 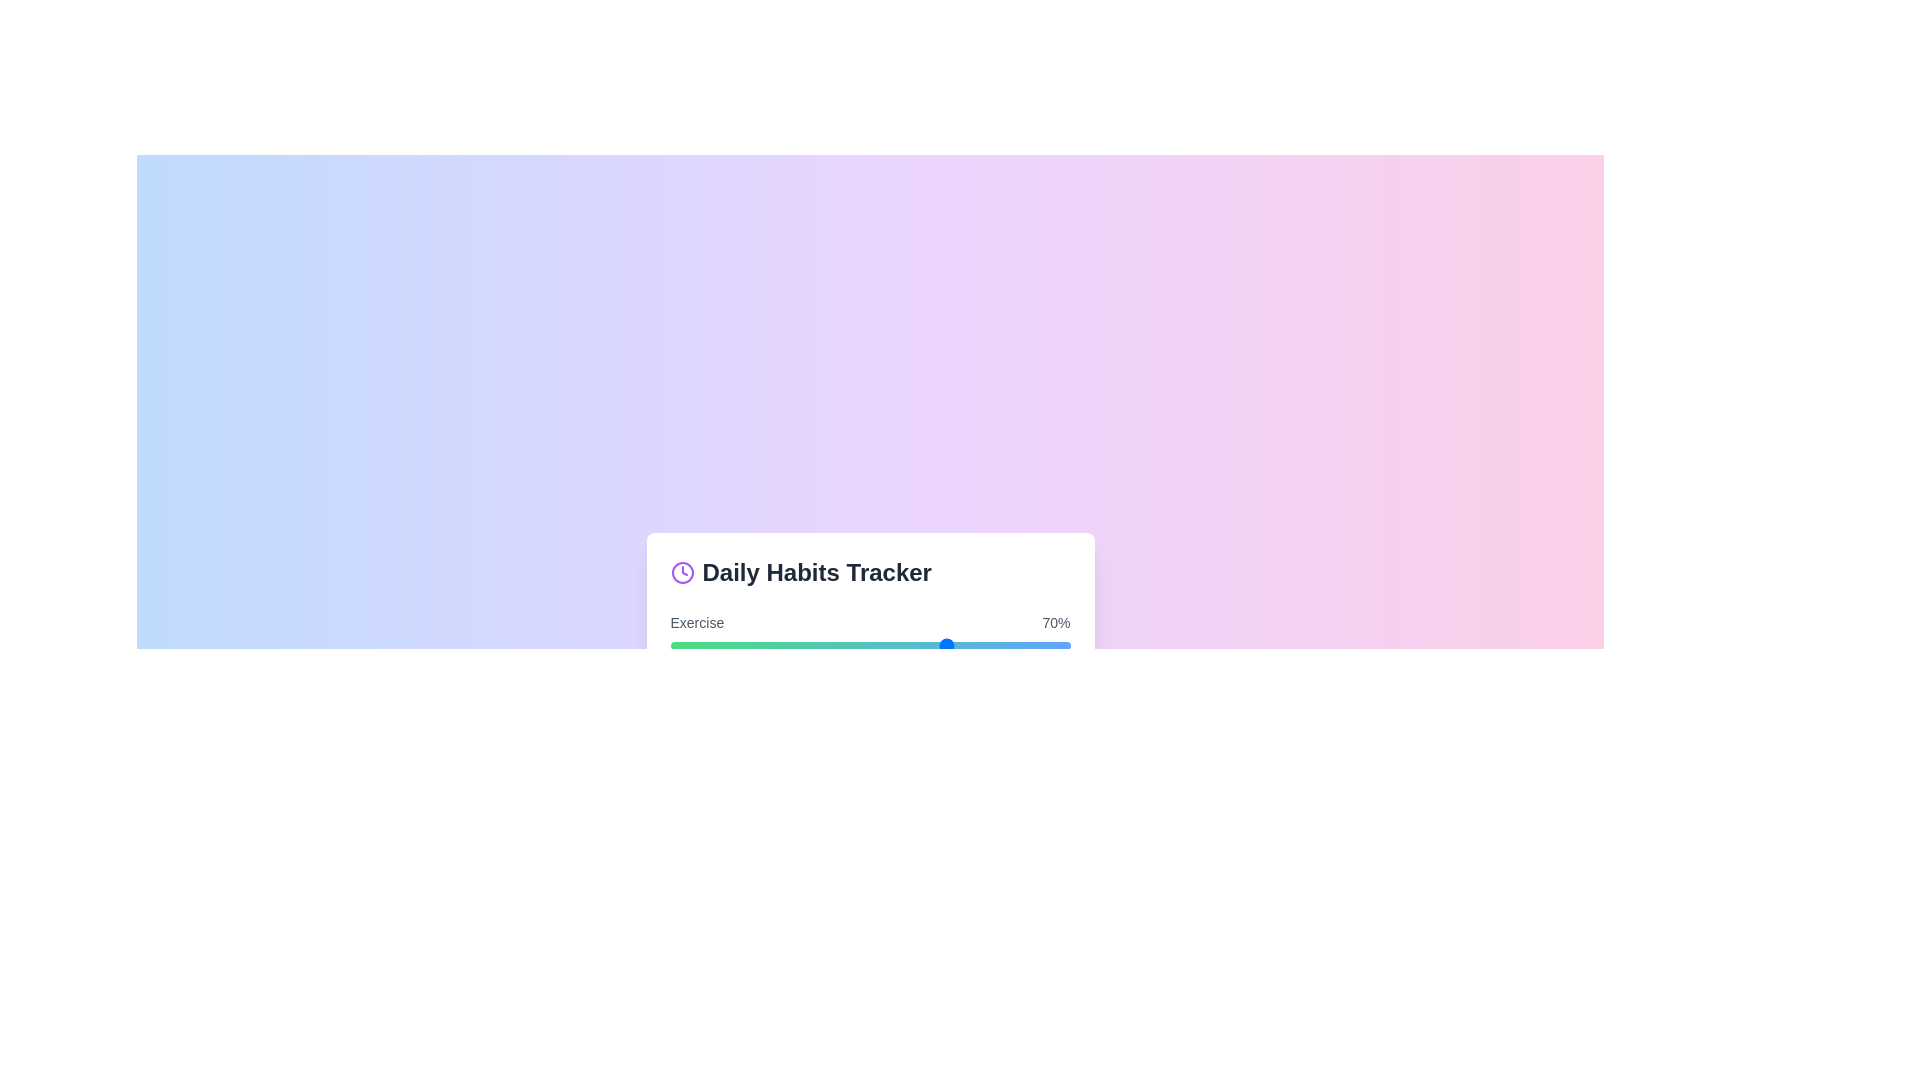 I want to click on the progress bar for a habit to 35%, so click(x=810, y=645).